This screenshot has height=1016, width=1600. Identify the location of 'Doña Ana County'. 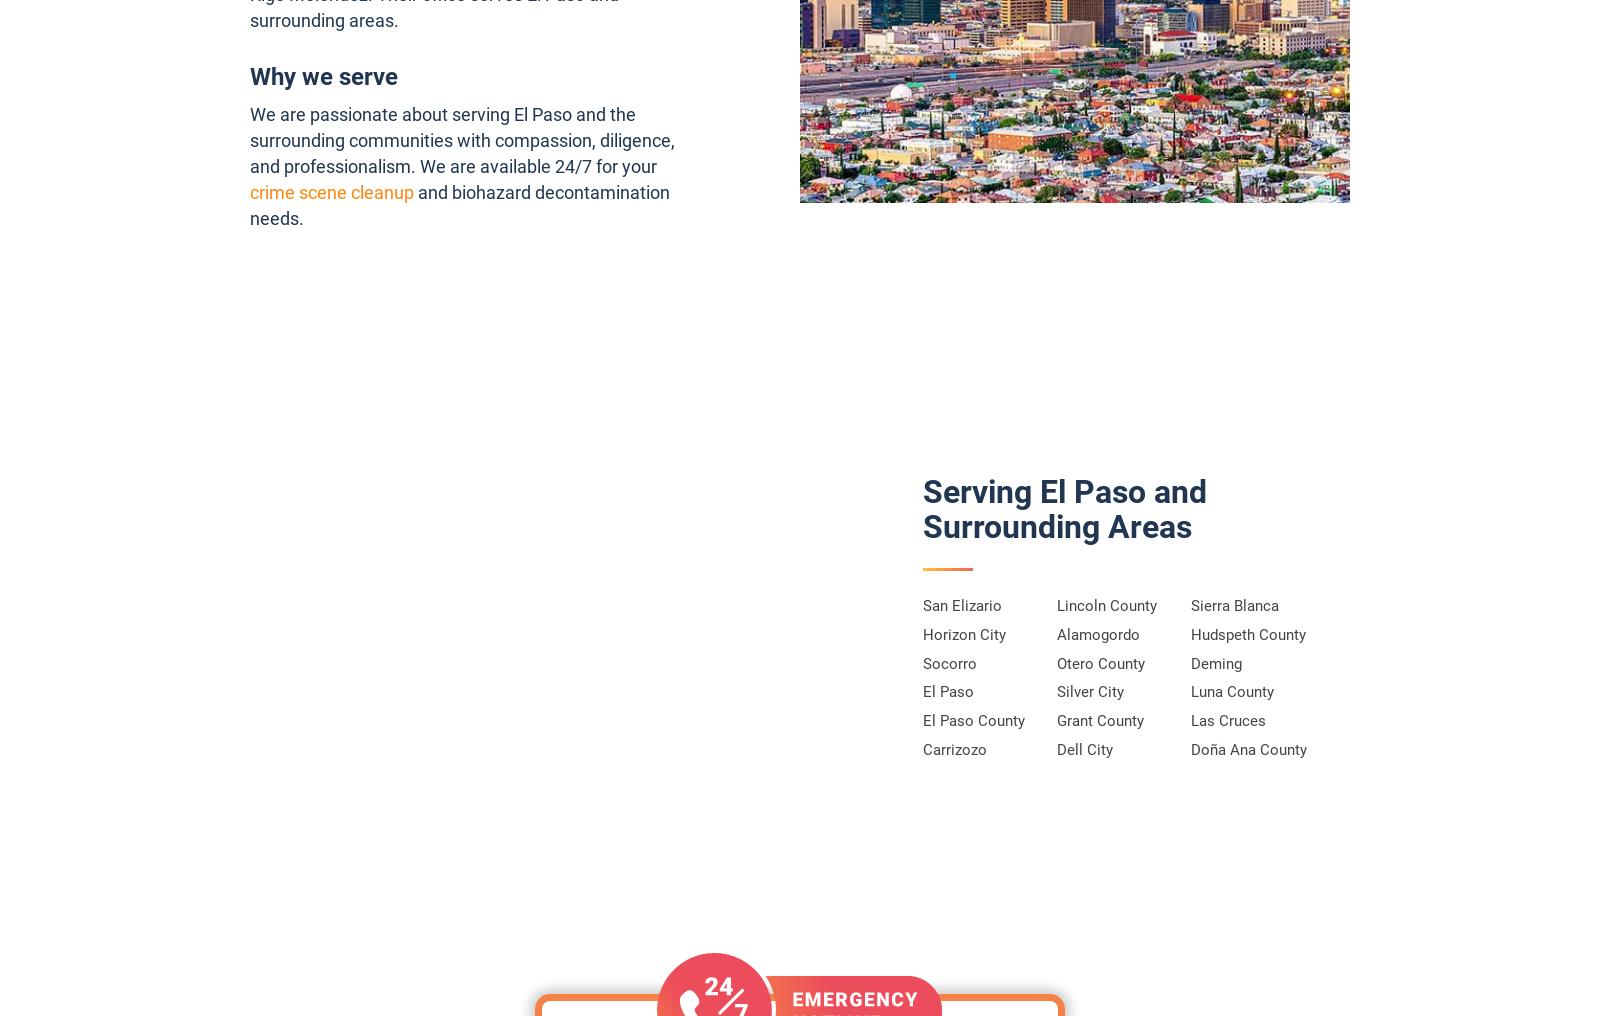
(1247, 750).